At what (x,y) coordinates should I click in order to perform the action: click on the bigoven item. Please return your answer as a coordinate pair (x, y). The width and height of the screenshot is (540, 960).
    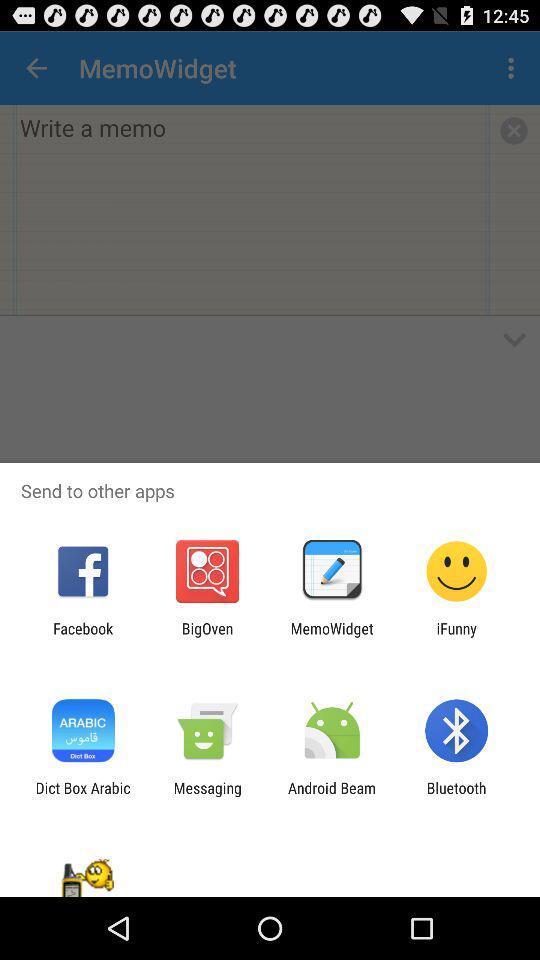
    Looking at the image, I should click on (206, 636).